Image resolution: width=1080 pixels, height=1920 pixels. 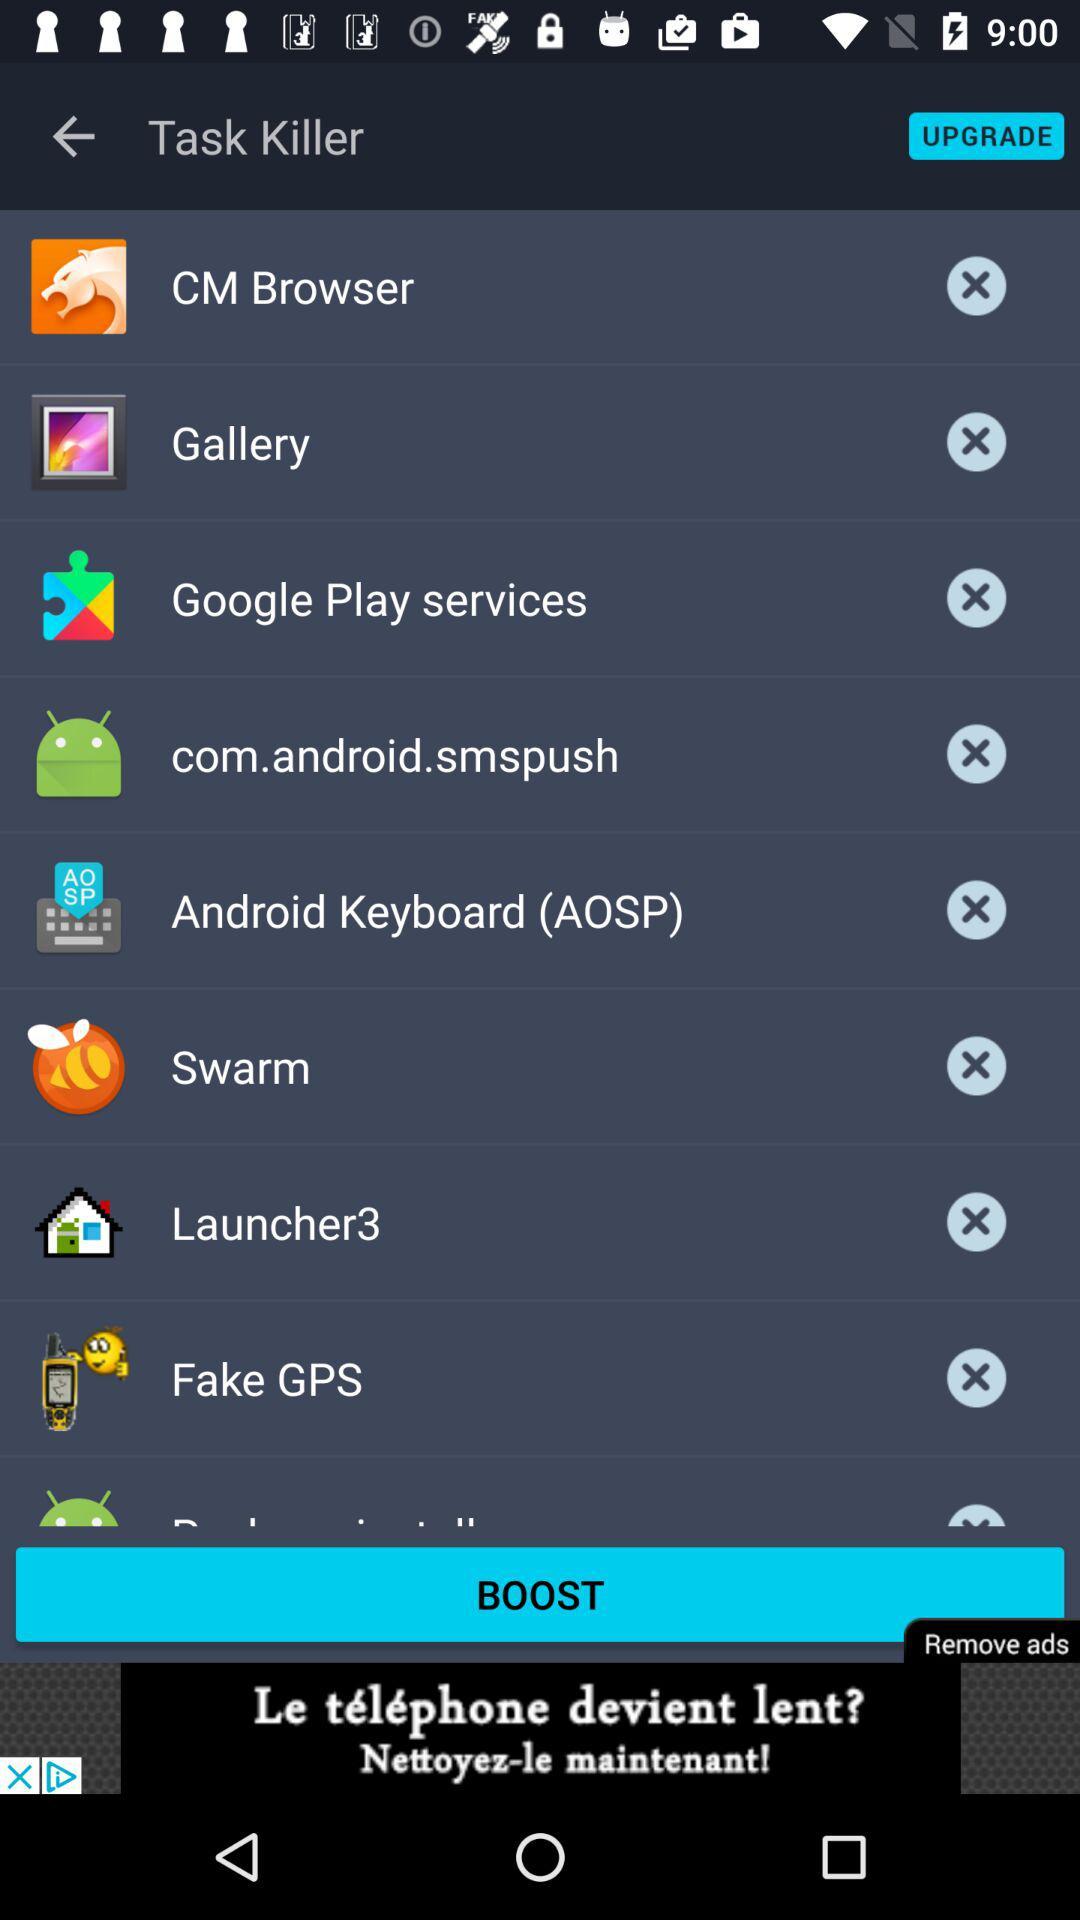 I want to click on shutdown task, so click(x=976, y=441).